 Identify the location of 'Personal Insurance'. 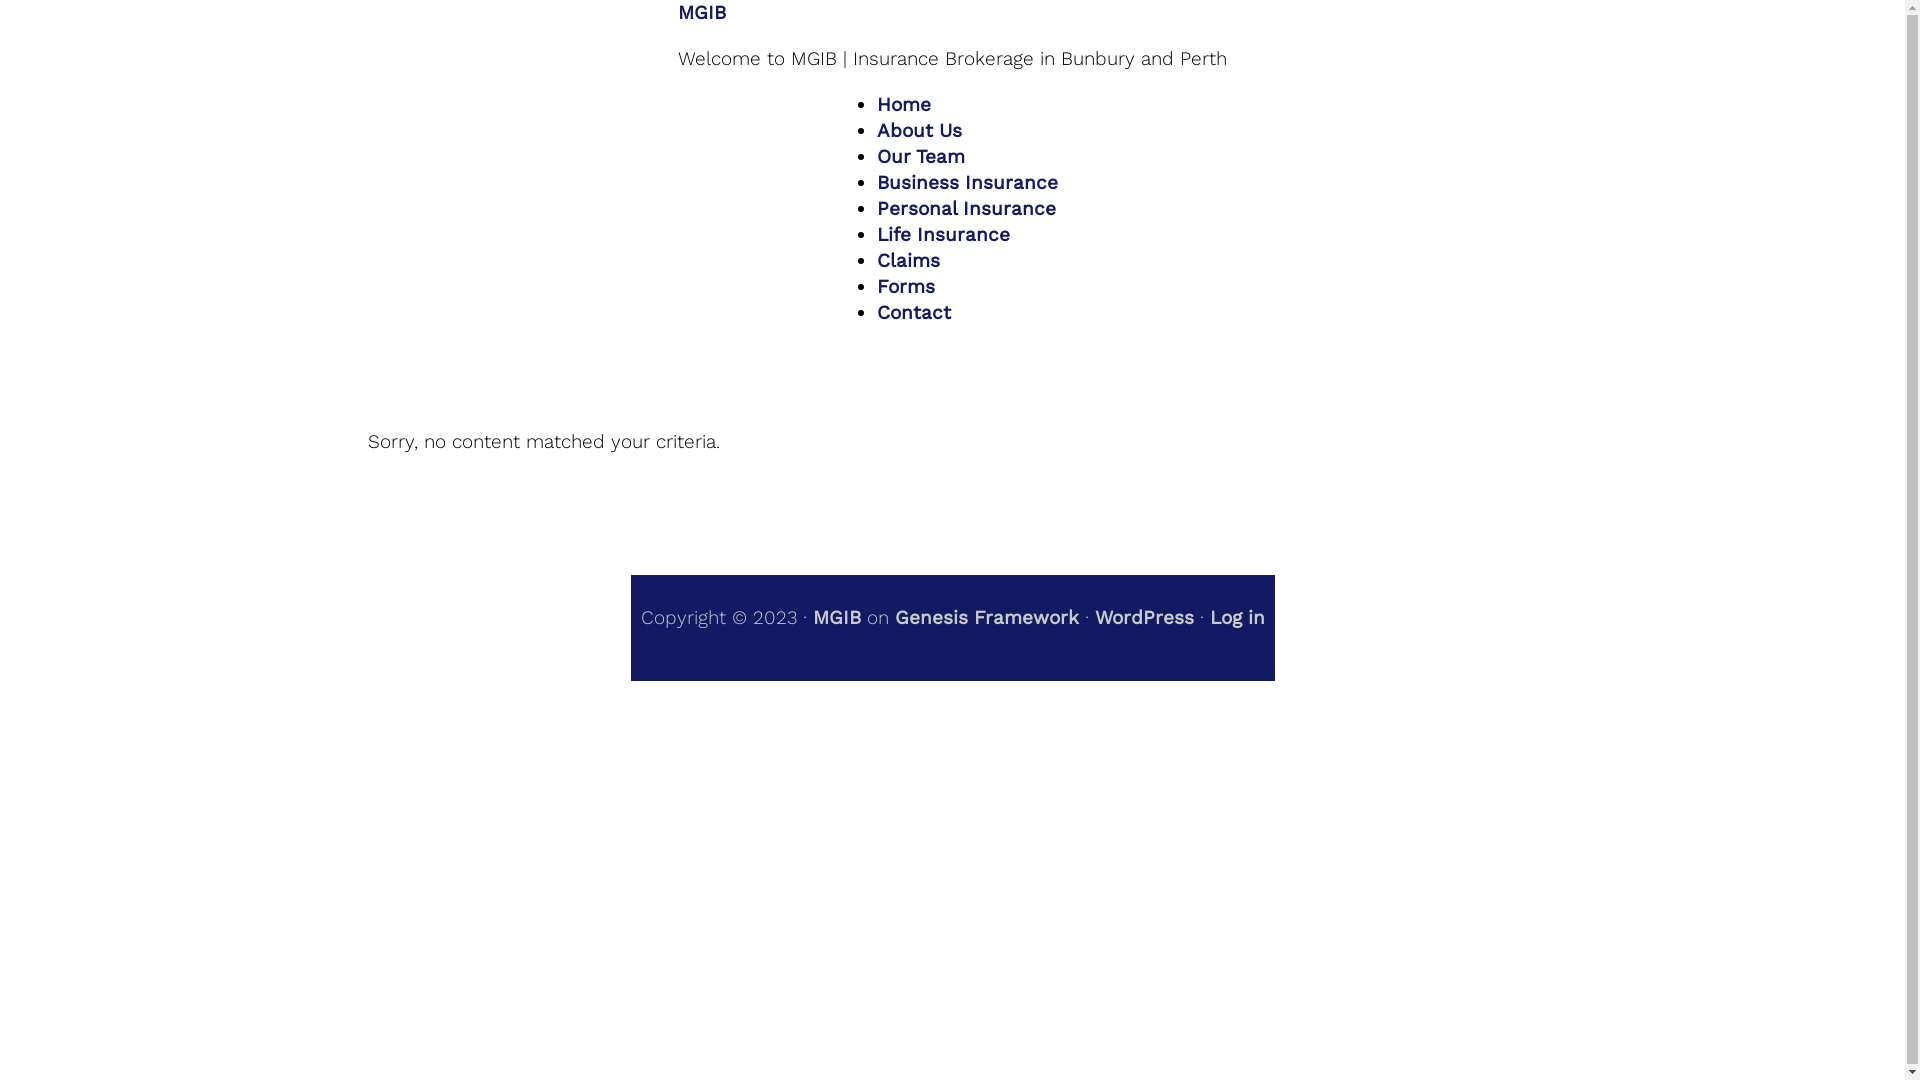
(877, 208).